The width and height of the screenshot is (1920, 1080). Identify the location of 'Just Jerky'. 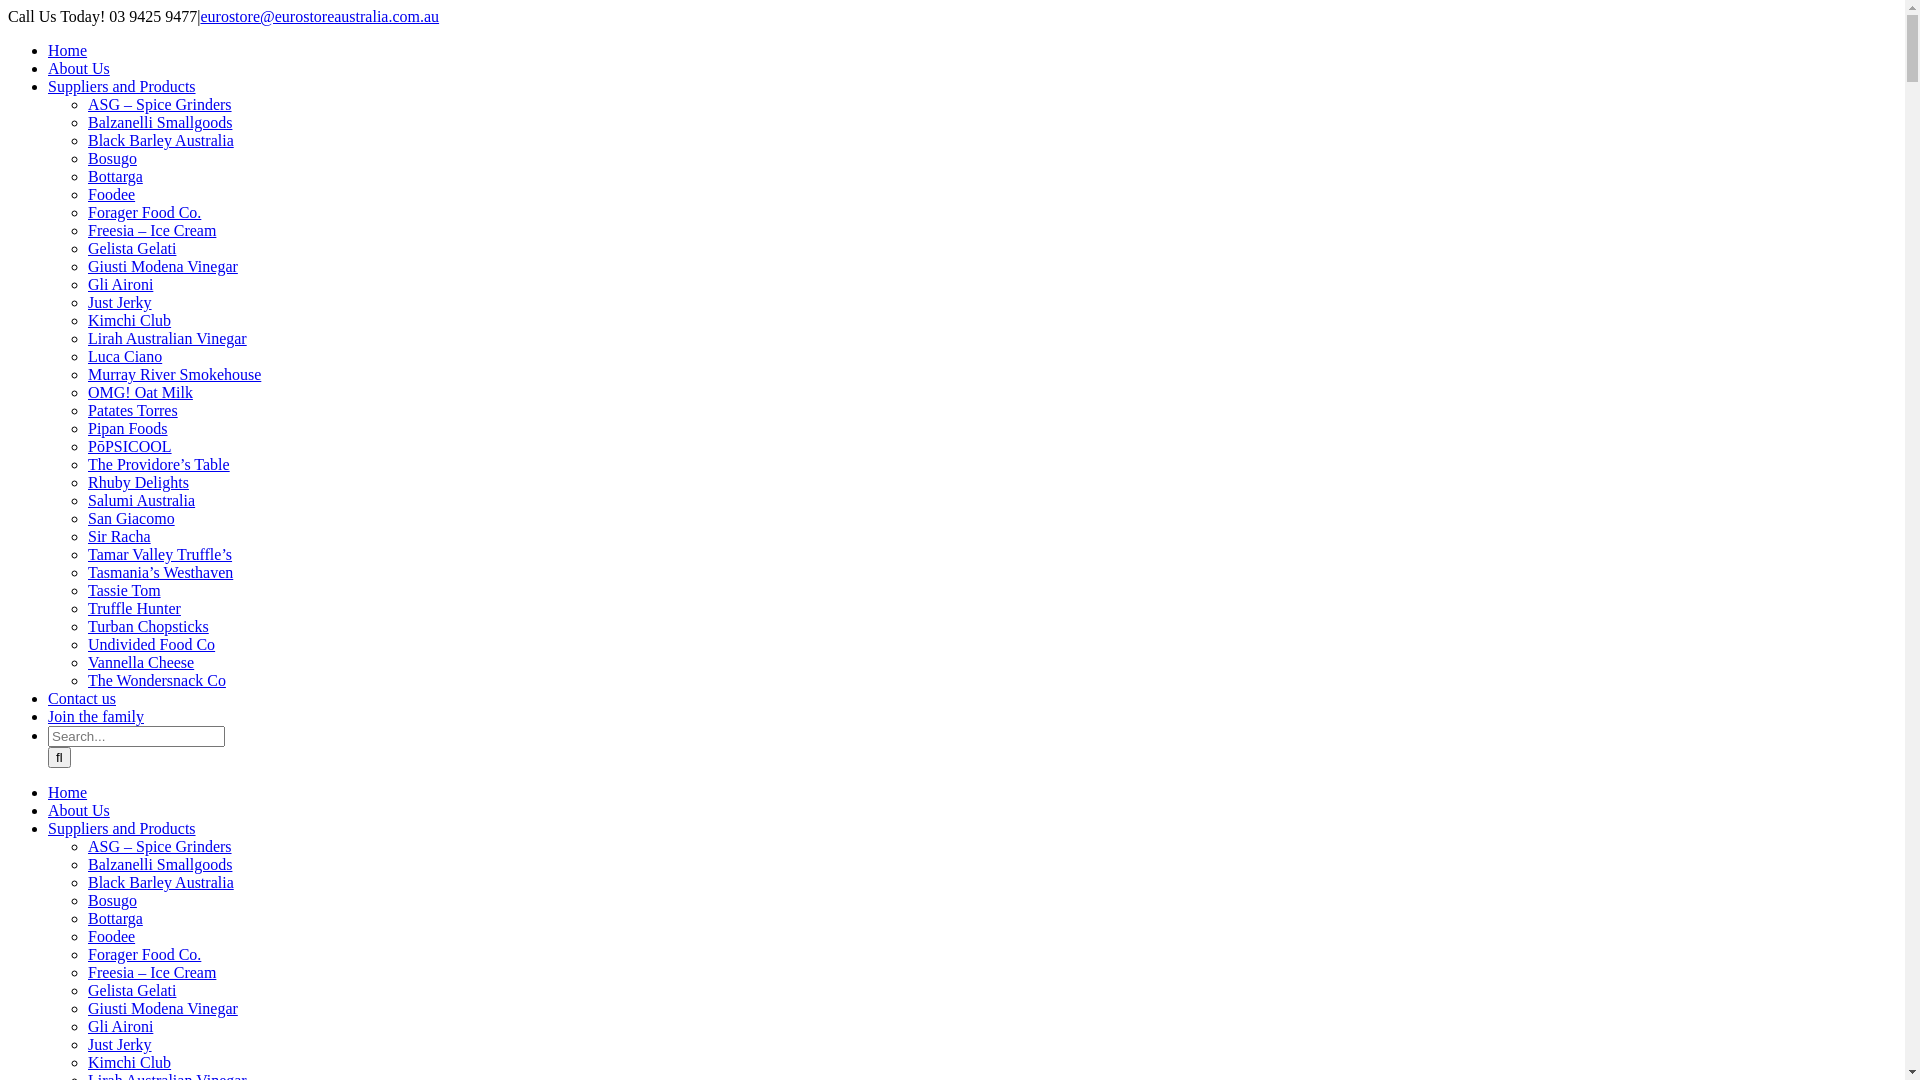
(119, 1043).